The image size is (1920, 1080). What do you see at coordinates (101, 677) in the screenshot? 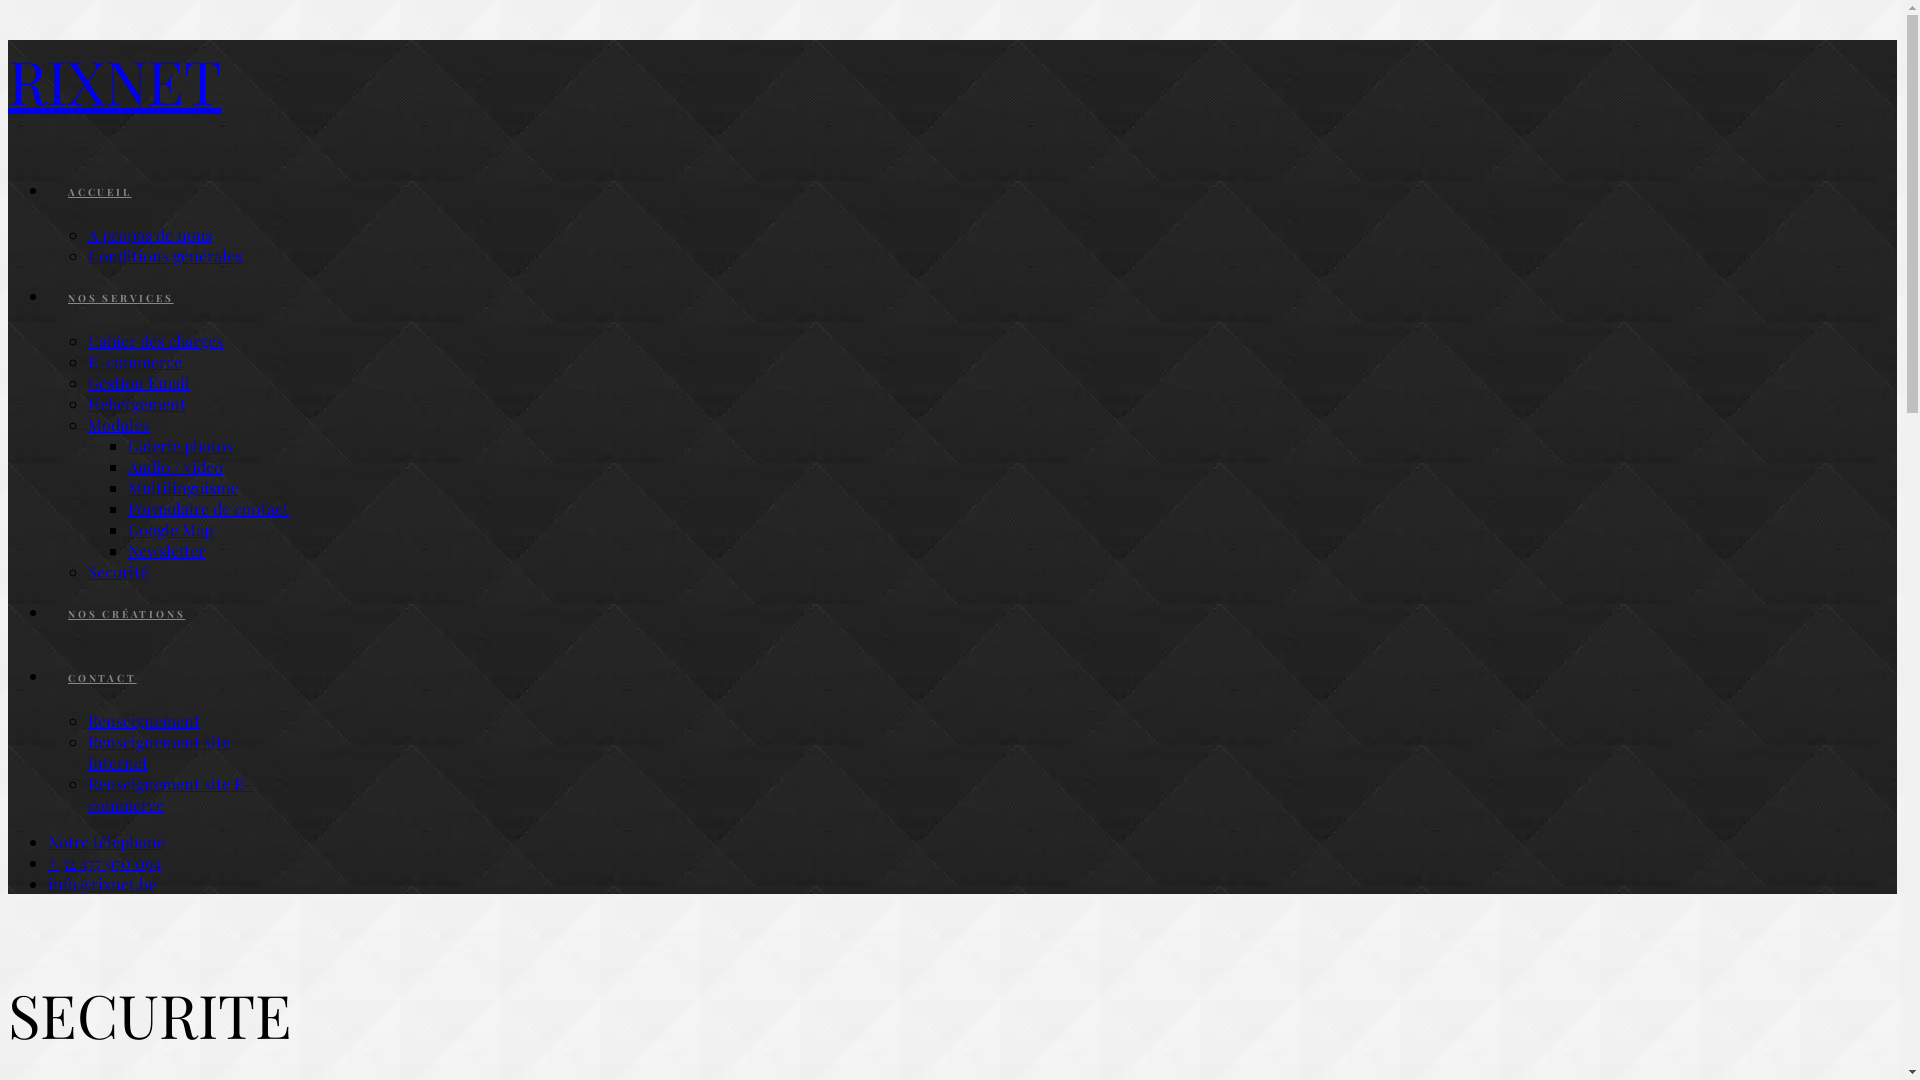
I see `'CONTACT'` at bounding box center [101, 677].